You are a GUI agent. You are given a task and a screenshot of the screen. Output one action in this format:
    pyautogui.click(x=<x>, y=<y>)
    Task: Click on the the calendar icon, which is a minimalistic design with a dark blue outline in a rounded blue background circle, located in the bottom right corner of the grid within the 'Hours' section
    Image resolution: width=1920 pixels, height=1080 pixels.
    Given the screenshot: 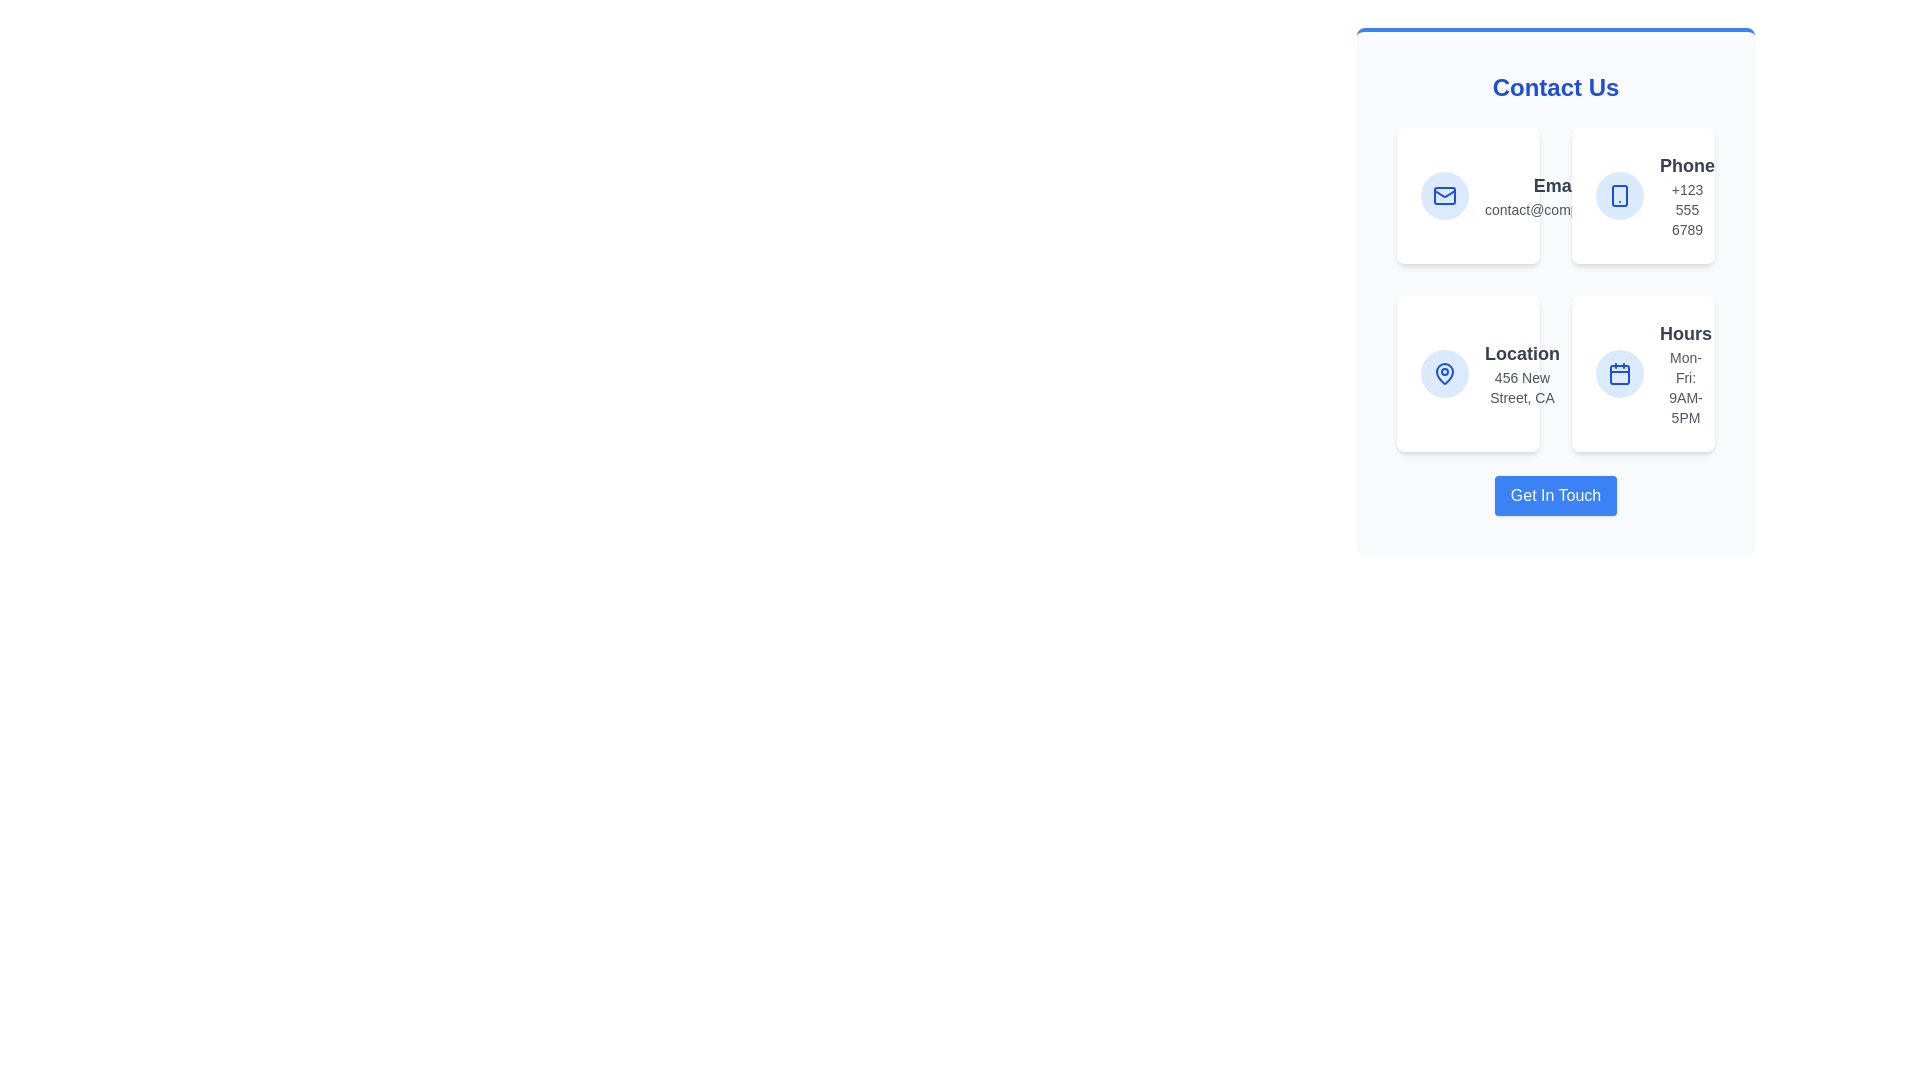 What is the action you would take?
    pyautogui.click(x=1620, y=374)
    